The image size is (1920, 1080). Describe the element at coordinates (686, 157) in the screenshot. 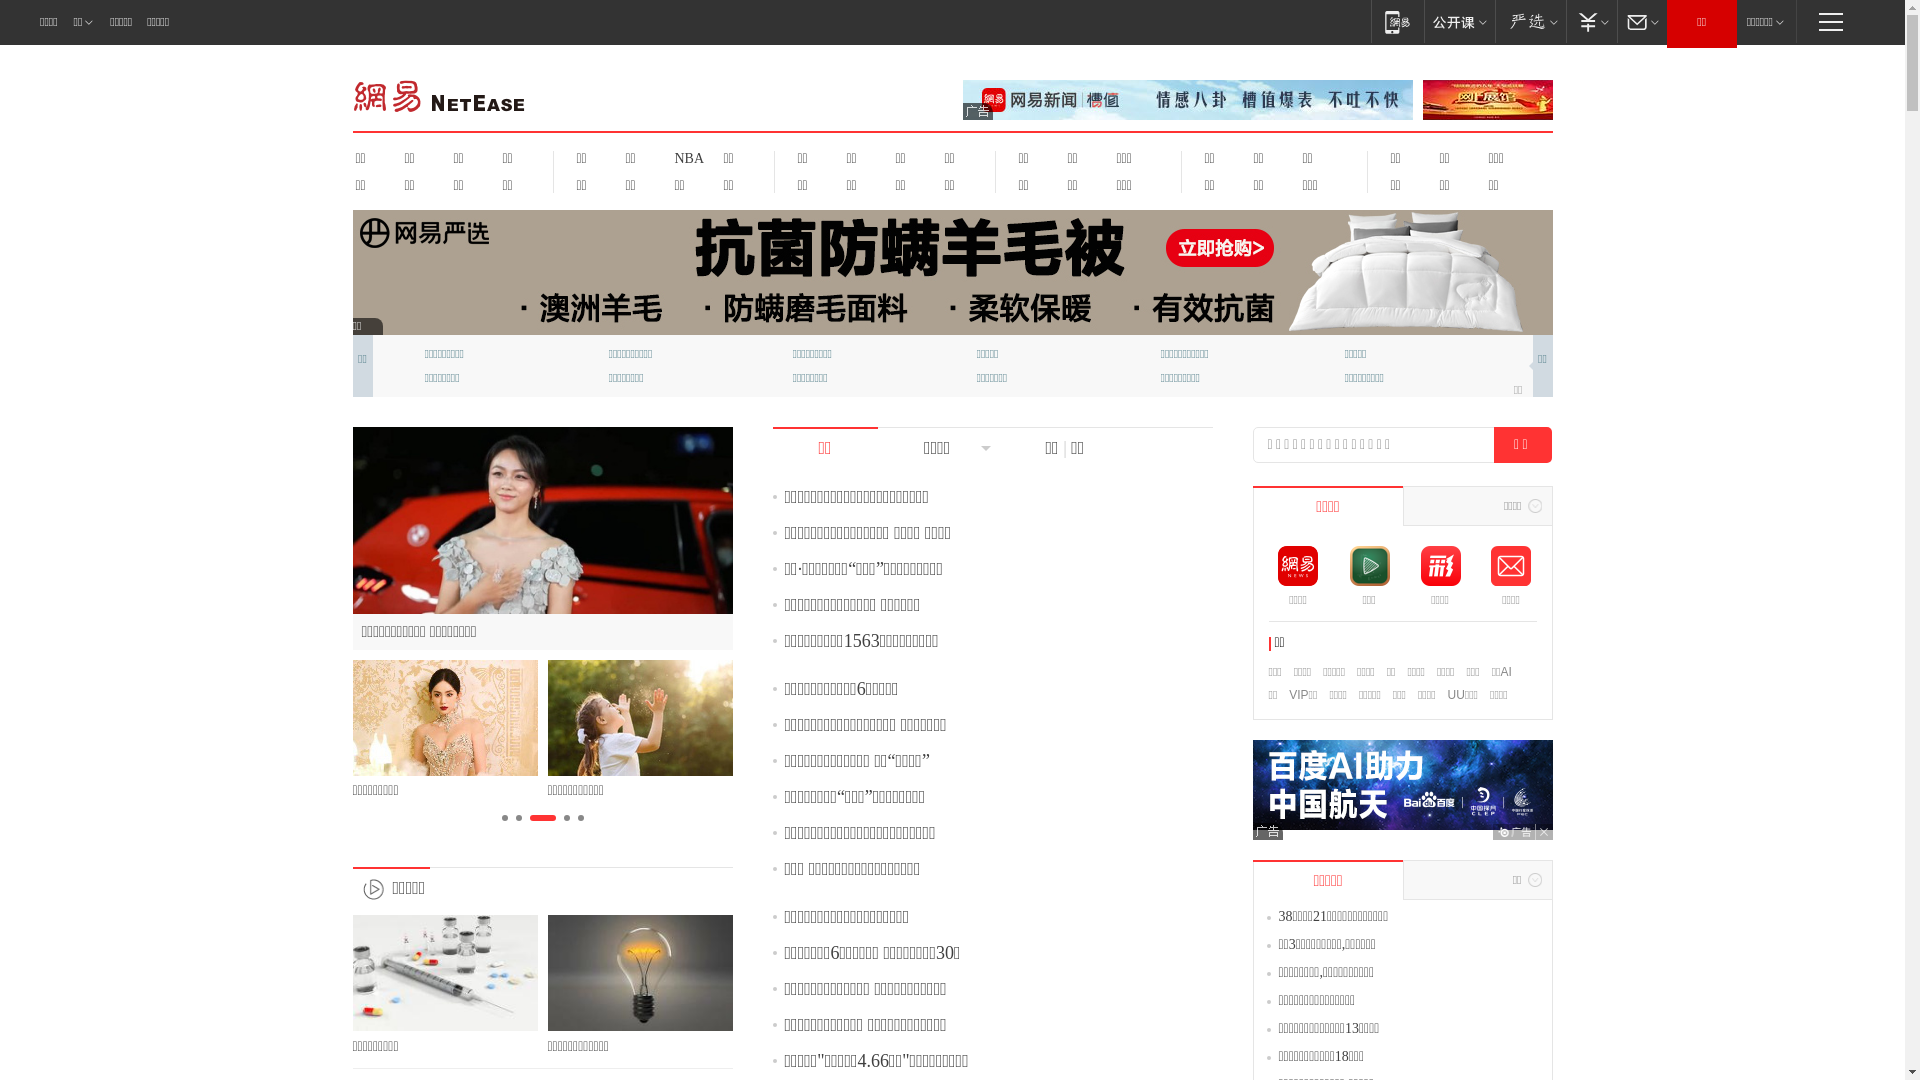

I see `'NBA'` at that location.